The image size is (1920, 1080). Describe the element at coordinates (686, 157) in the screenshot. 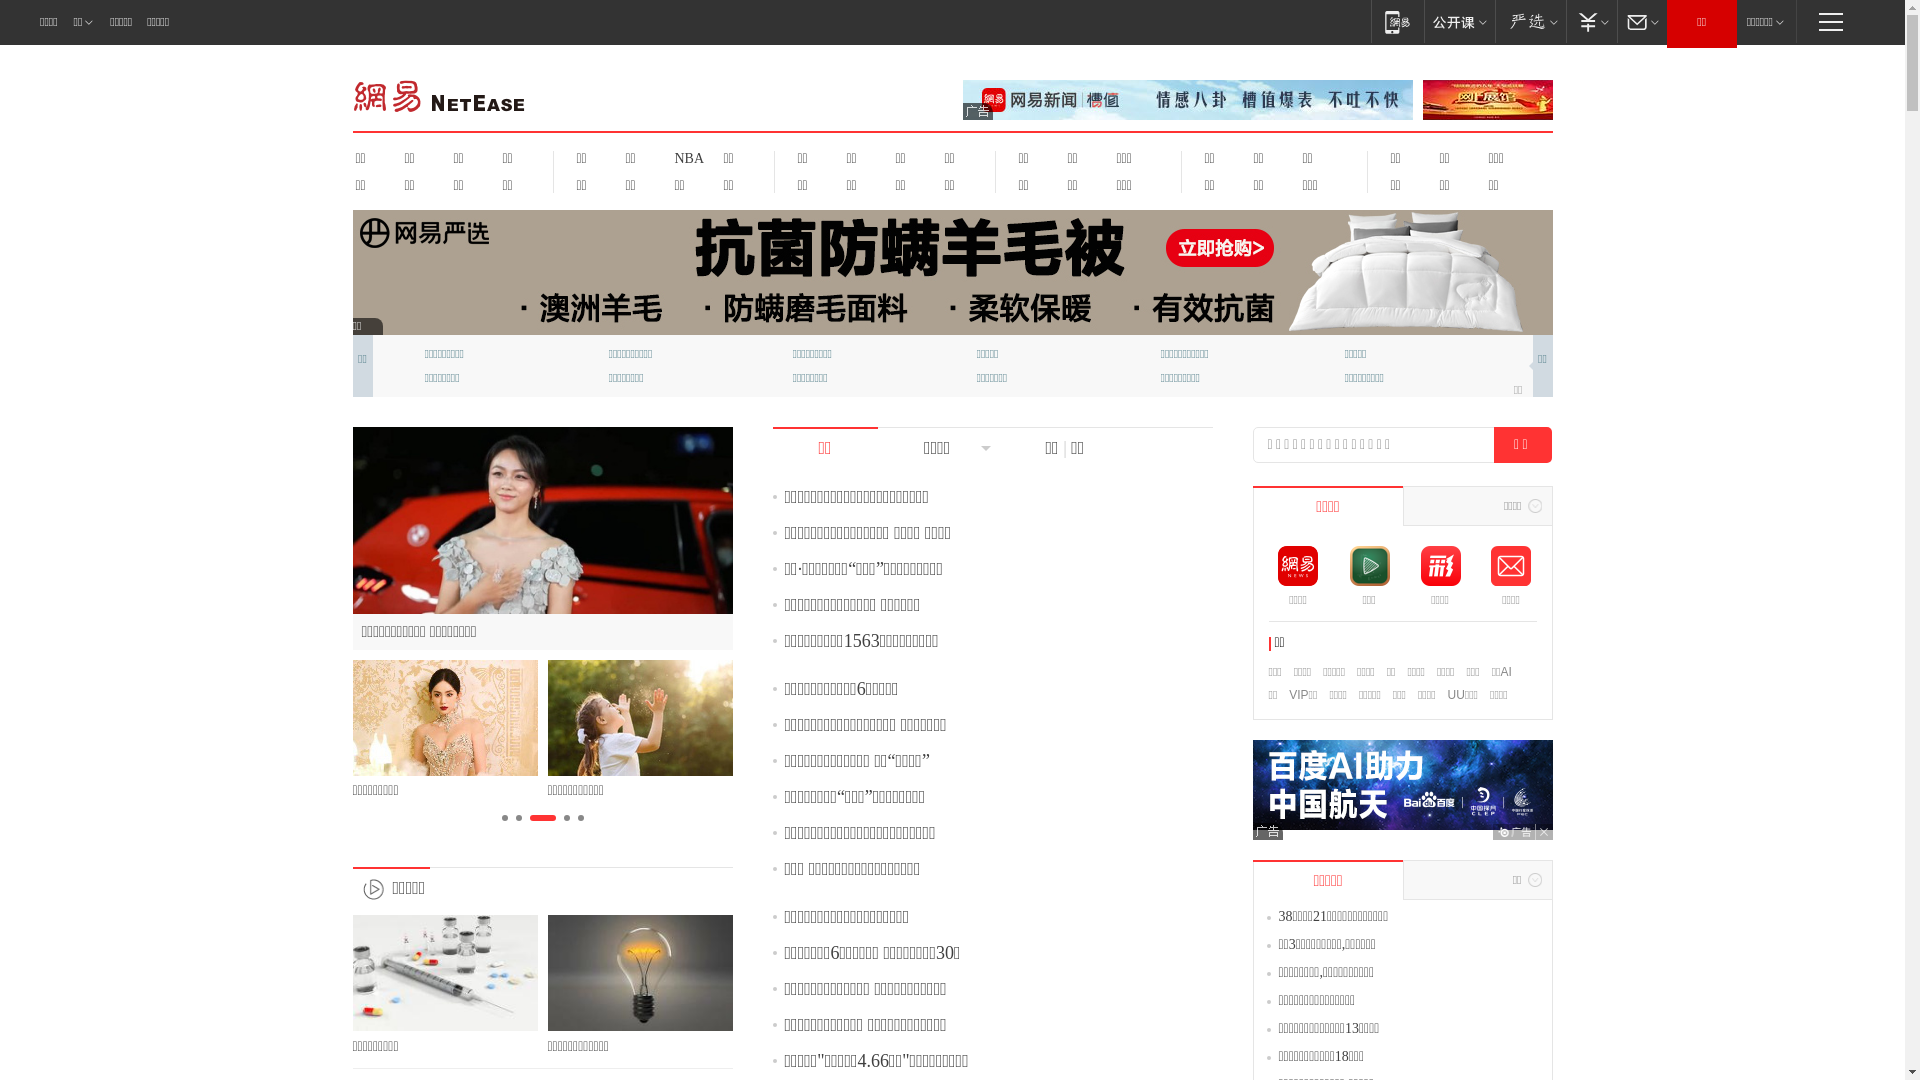

I see `'NBA'` at that location.